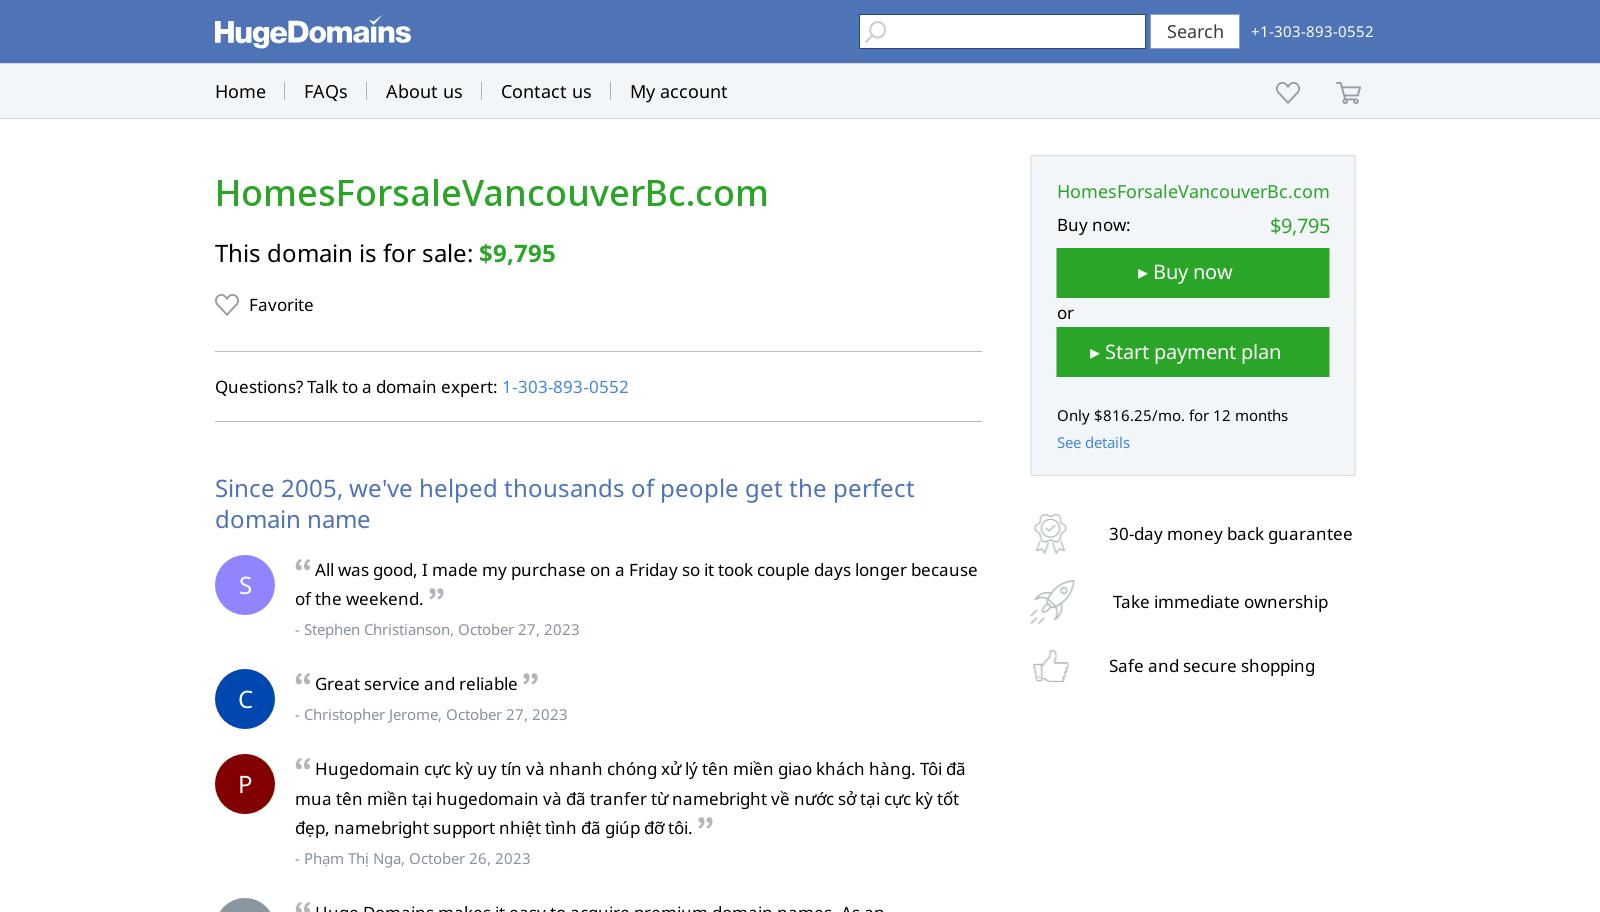 This screenshot has width=1600, height=912. I want to click on '- Stephen Christianson, October 27, 2023', so click(436, 629).